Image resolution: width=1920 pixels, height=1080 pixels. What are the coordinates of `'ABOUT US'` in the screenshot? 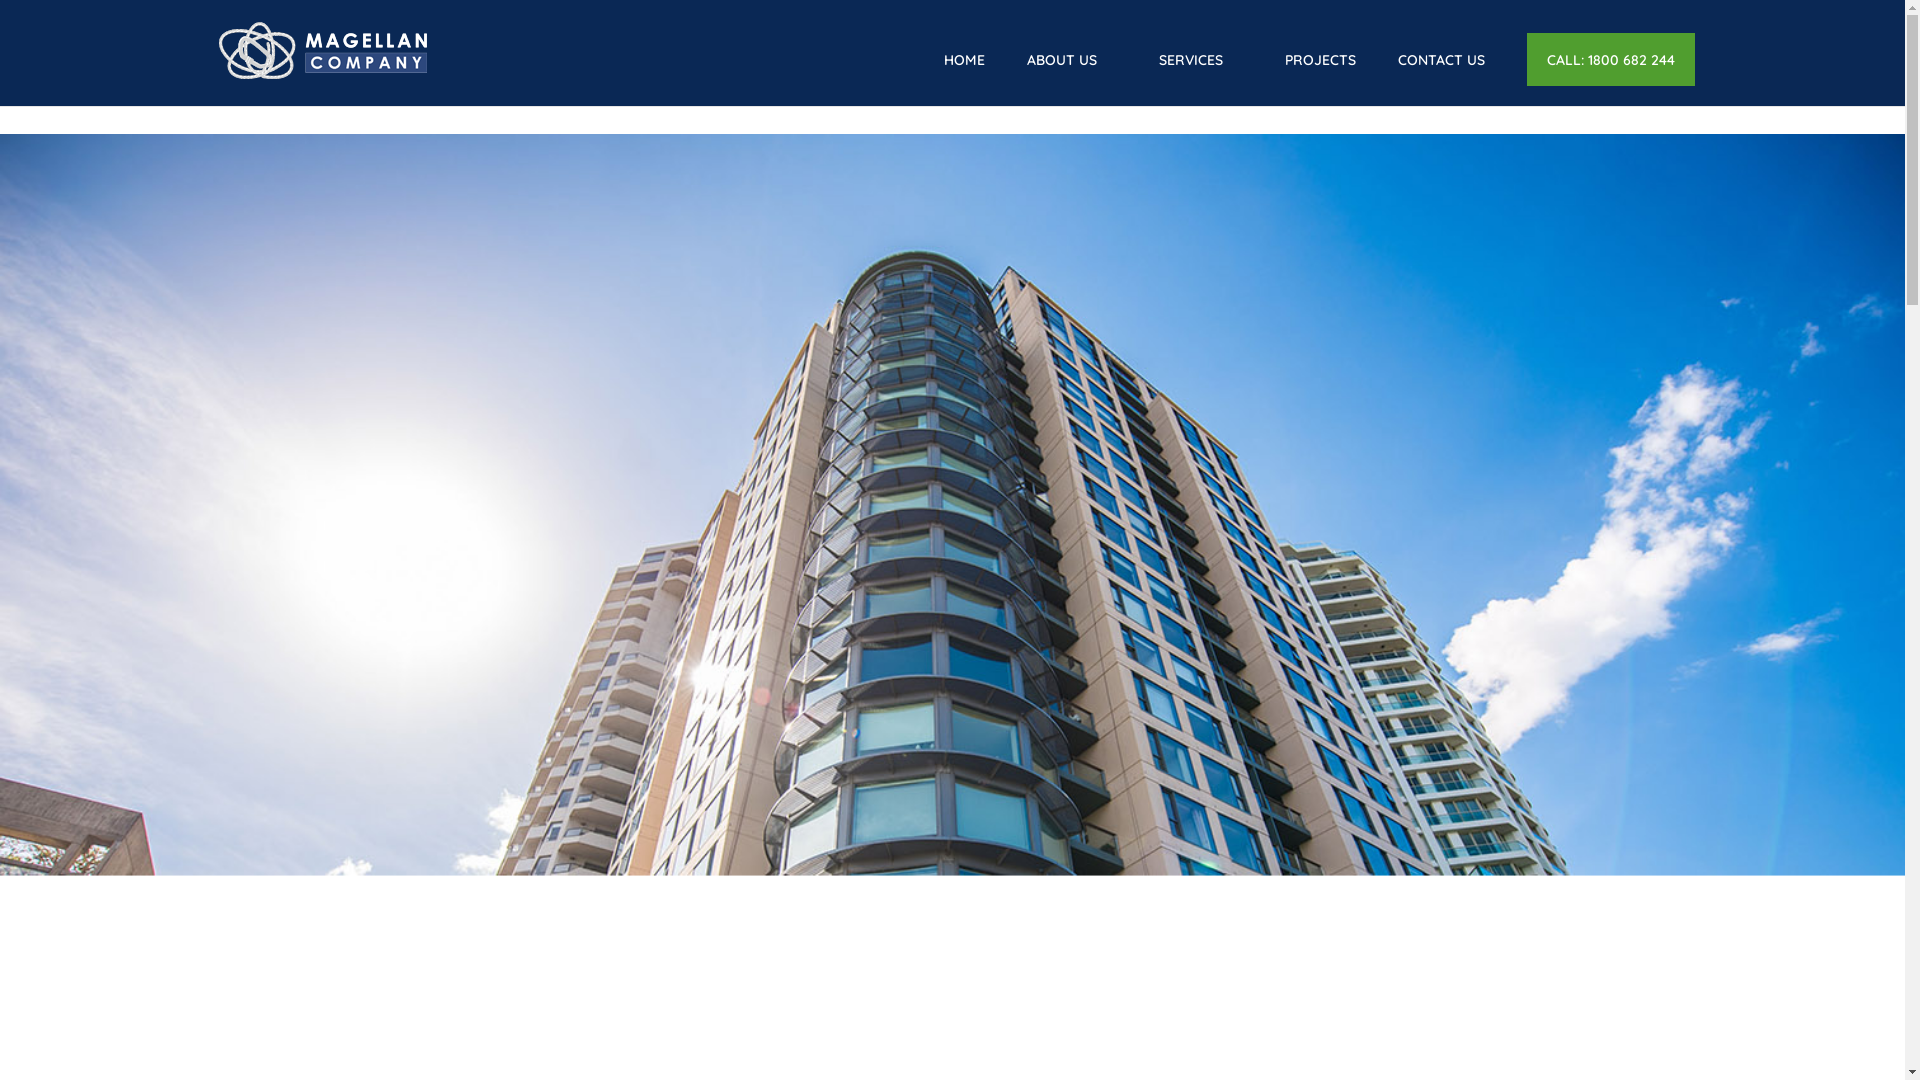 It's located at (1027, 75).